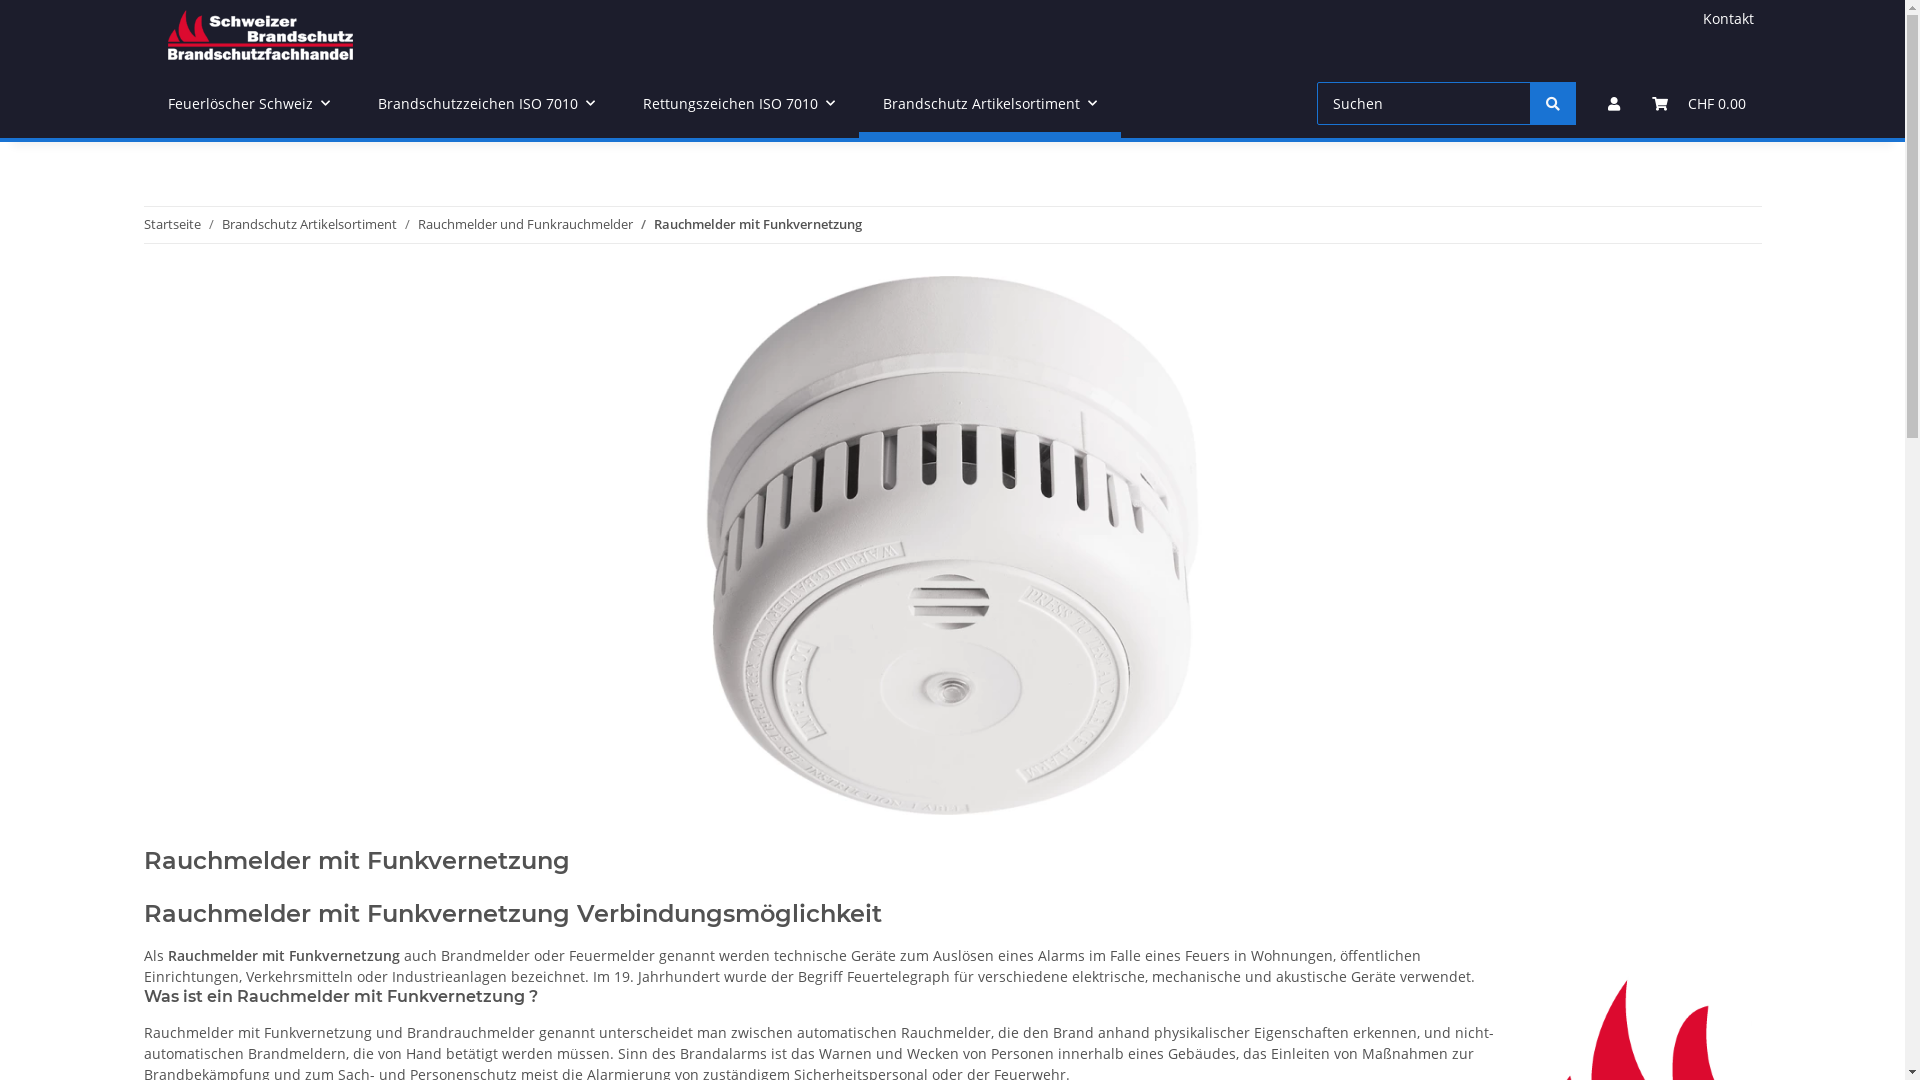 Image resolution: width=1920 pixels, height=1080 pixels. Describe the element at coordinates (1698, 103) in the screenshot. I see `'CHF 0.00'` at that location.